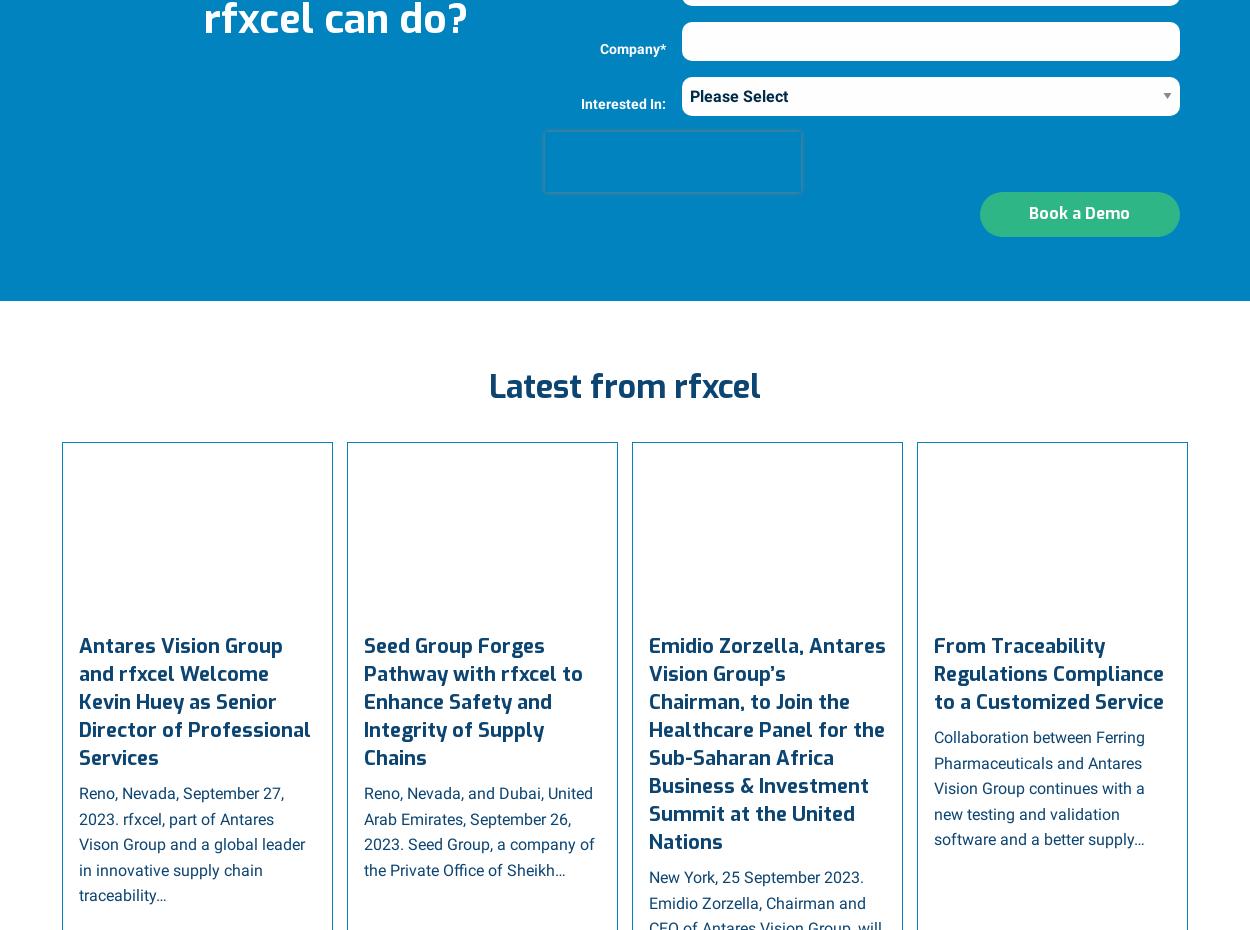 This screenshot has height=930, width=1250. What do you see at coordinates (1049, 672) in the screenshot?
I see `'From Traceability Regulations Compliance to a Customized Service'` at bounding box center [1049, 672].